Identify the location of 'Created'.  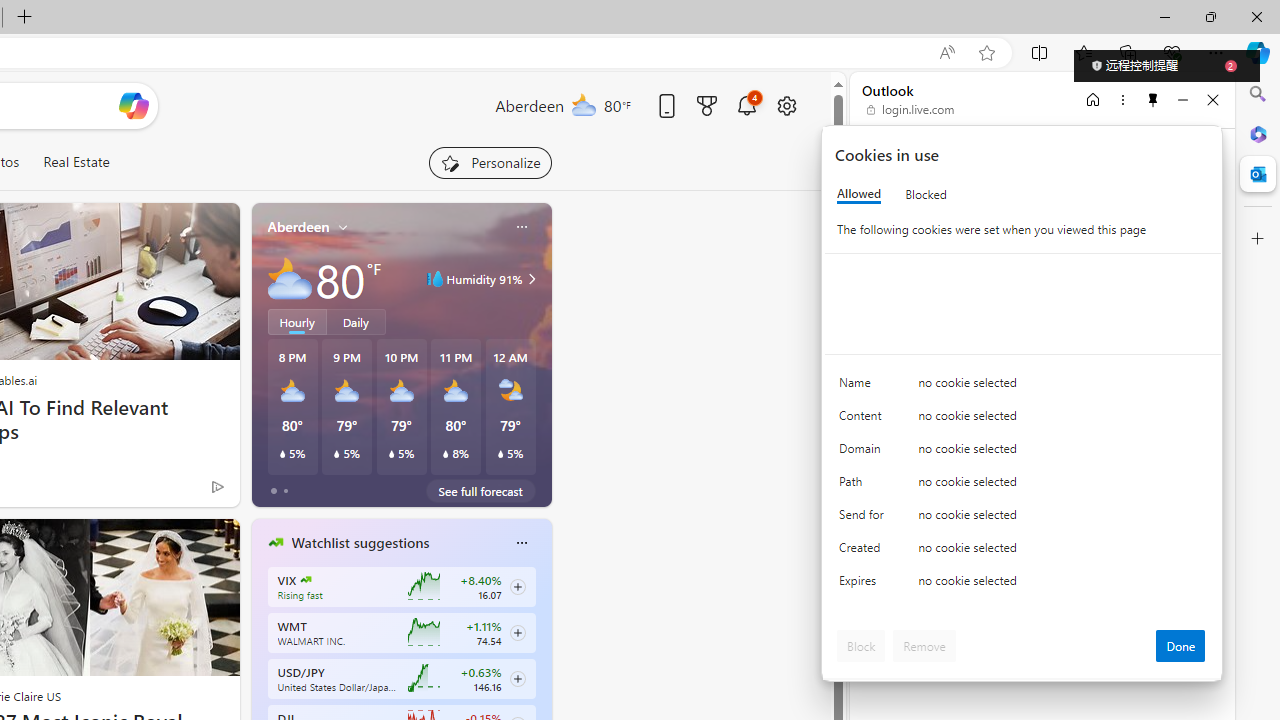
(865, 552).